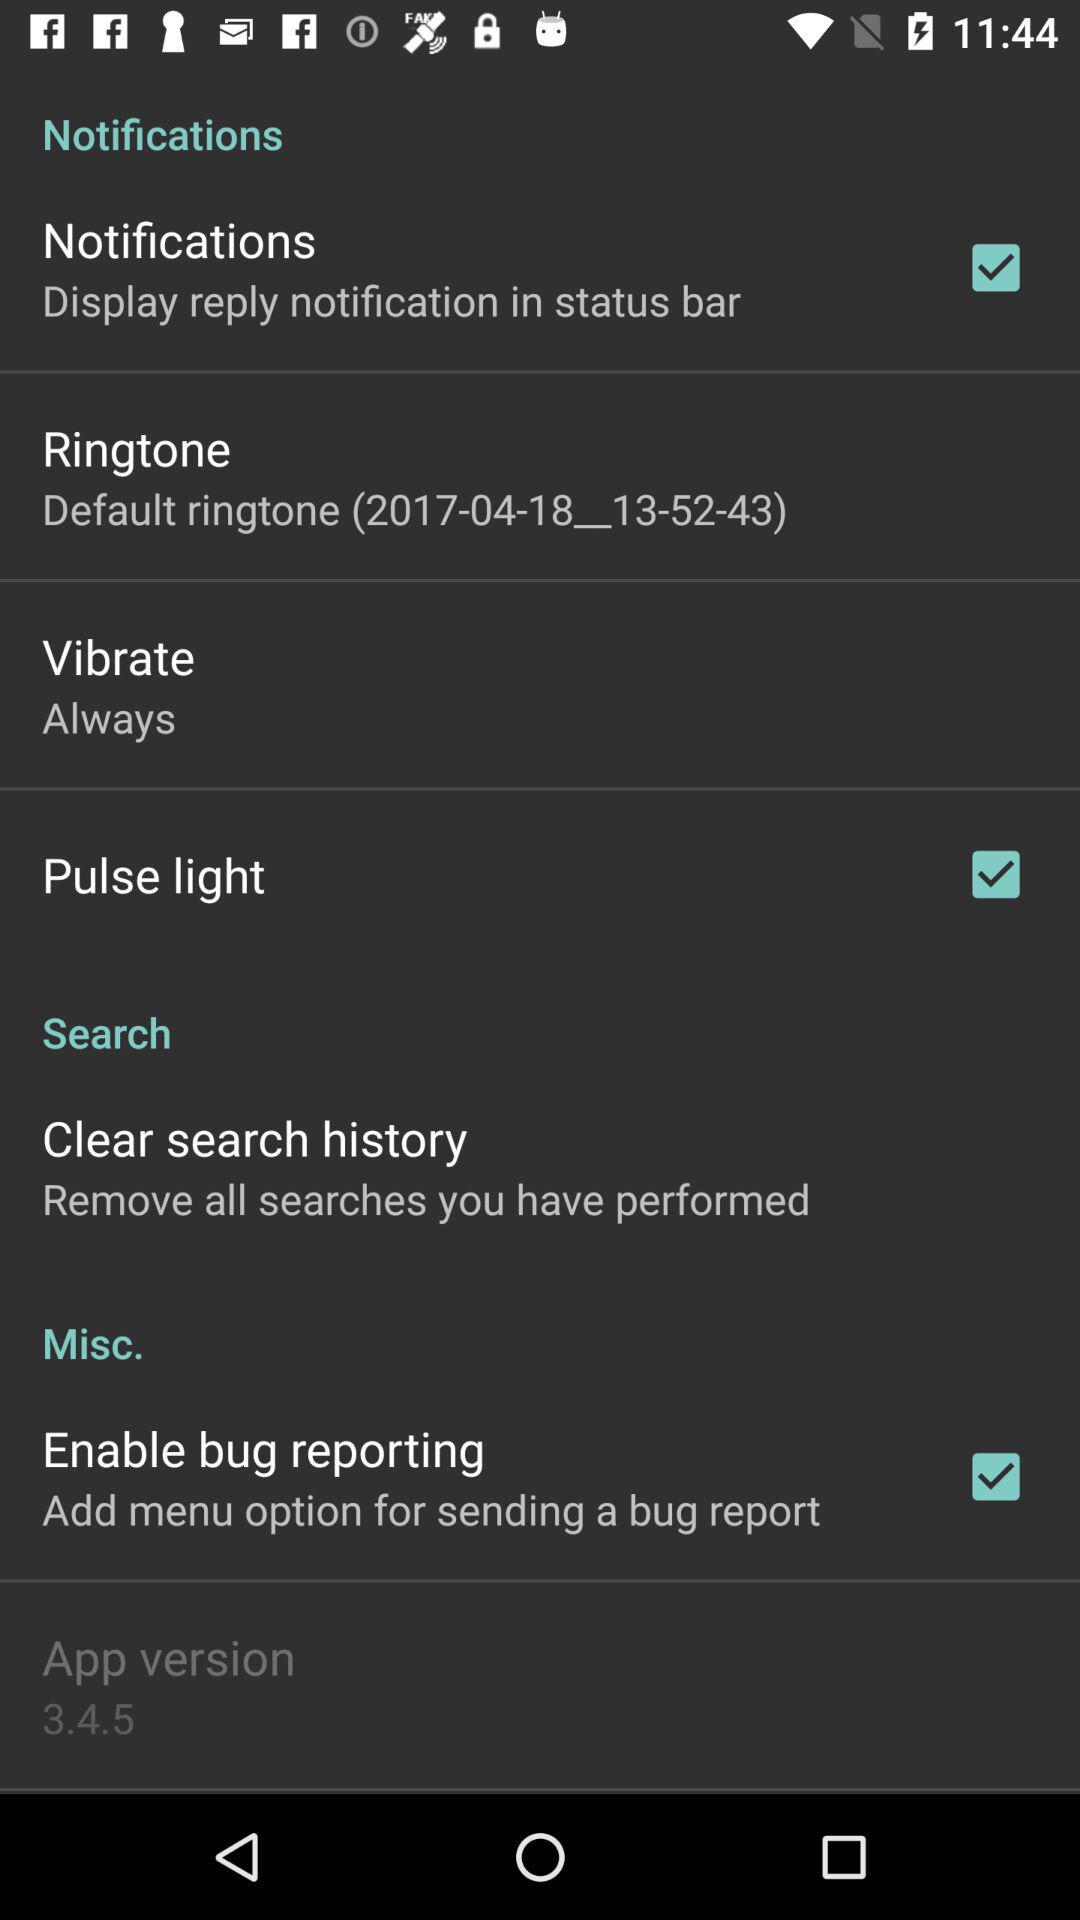 The width and height of the screenshot is (1080, 1920). What do you see at coordinates (262, 1448) in the screenshot?
I see `the enable bug reporting icon` at bounding box center [262, 1448].